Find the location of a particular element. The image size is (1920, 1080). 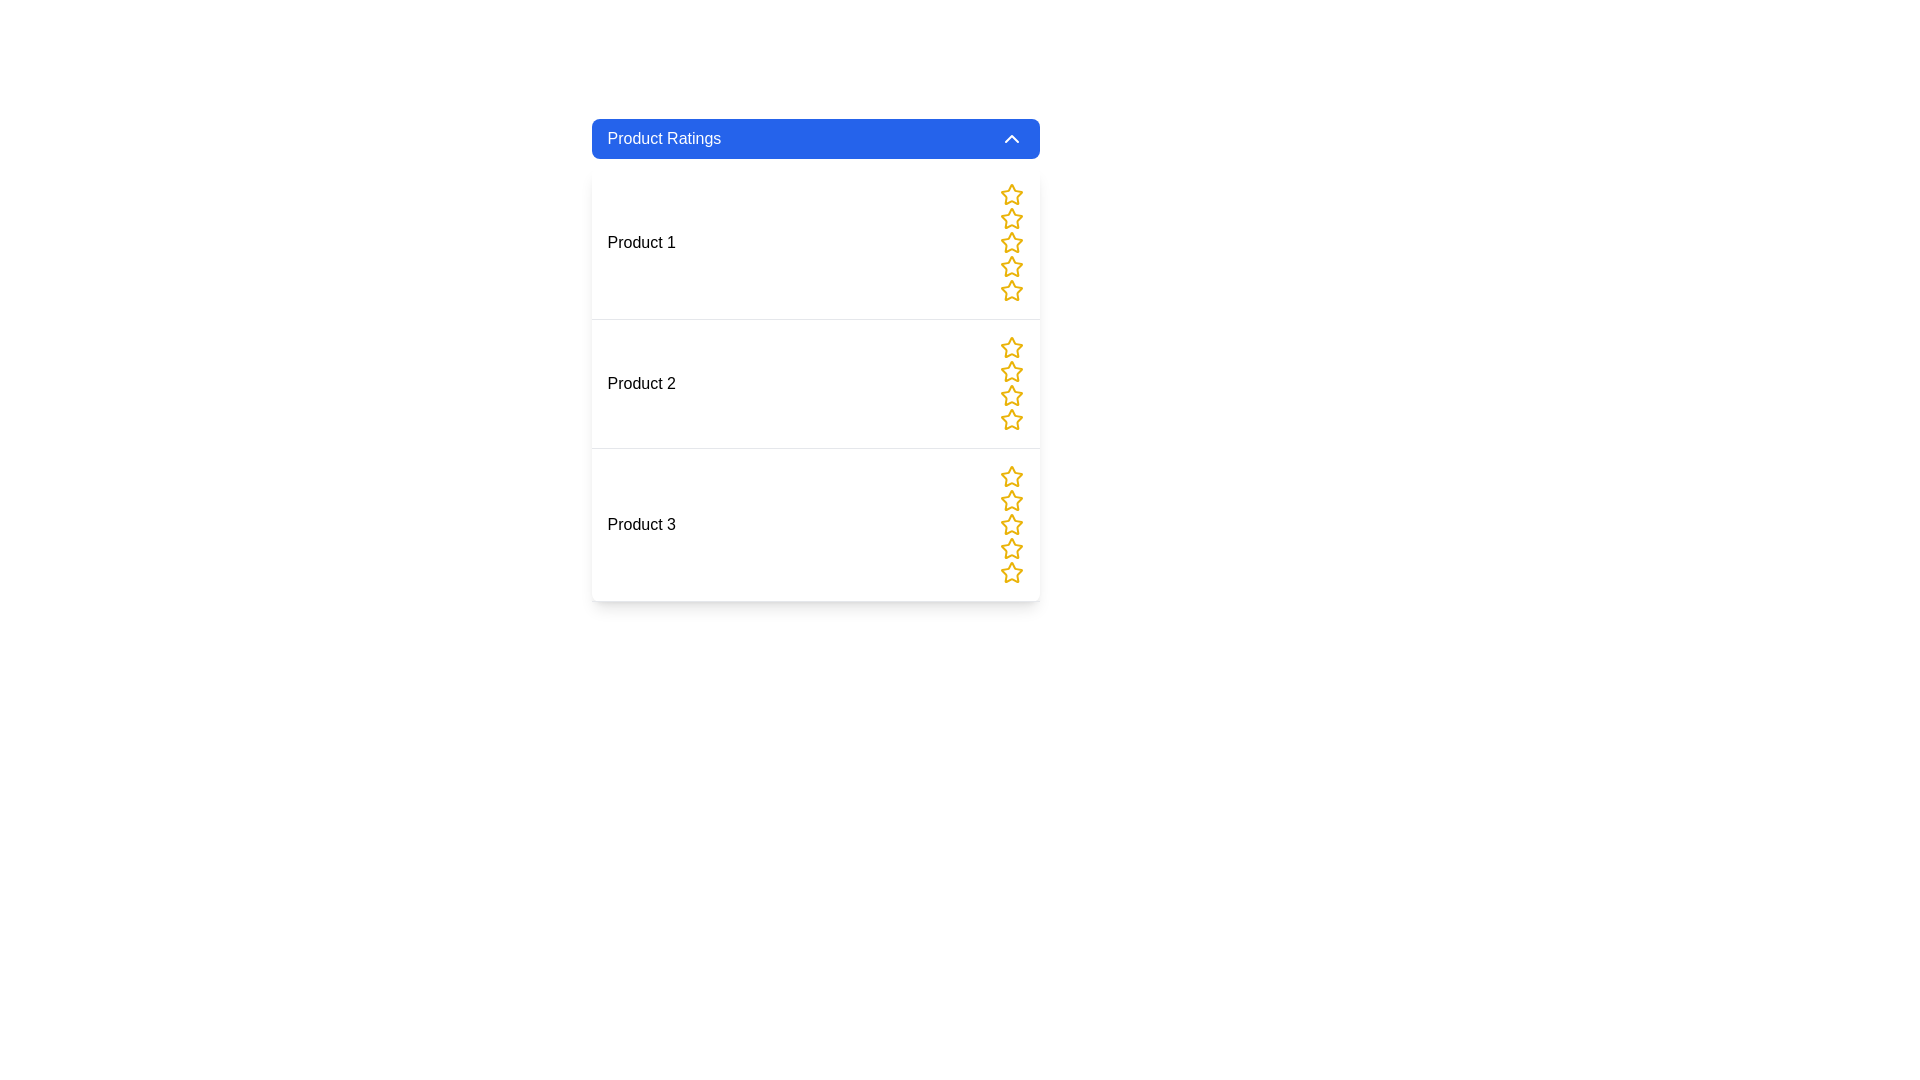

the fifth Interactive Rating Star Icon for 'Product 1' to prepare for interaction is located at coordinates (1011, 290).